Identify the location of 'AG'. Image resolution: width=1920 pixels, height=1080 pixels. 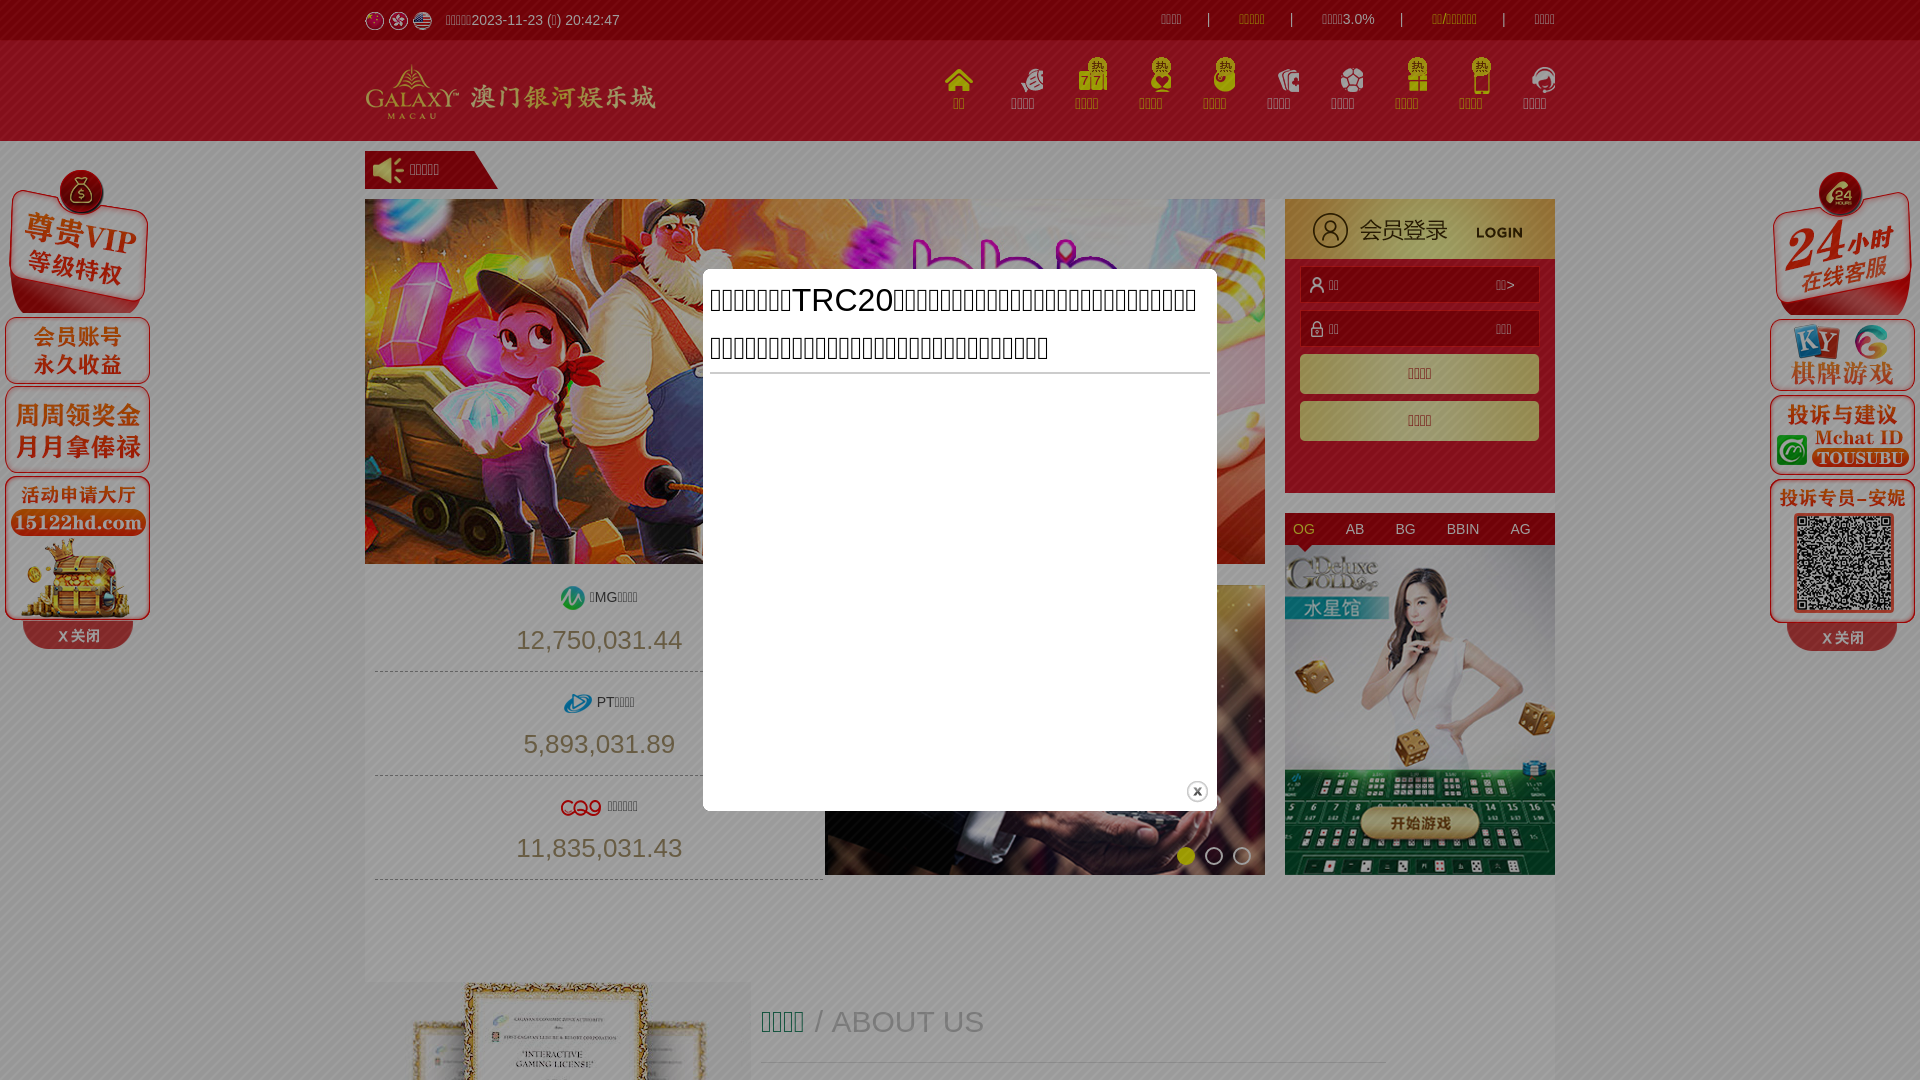
(1520, 527).